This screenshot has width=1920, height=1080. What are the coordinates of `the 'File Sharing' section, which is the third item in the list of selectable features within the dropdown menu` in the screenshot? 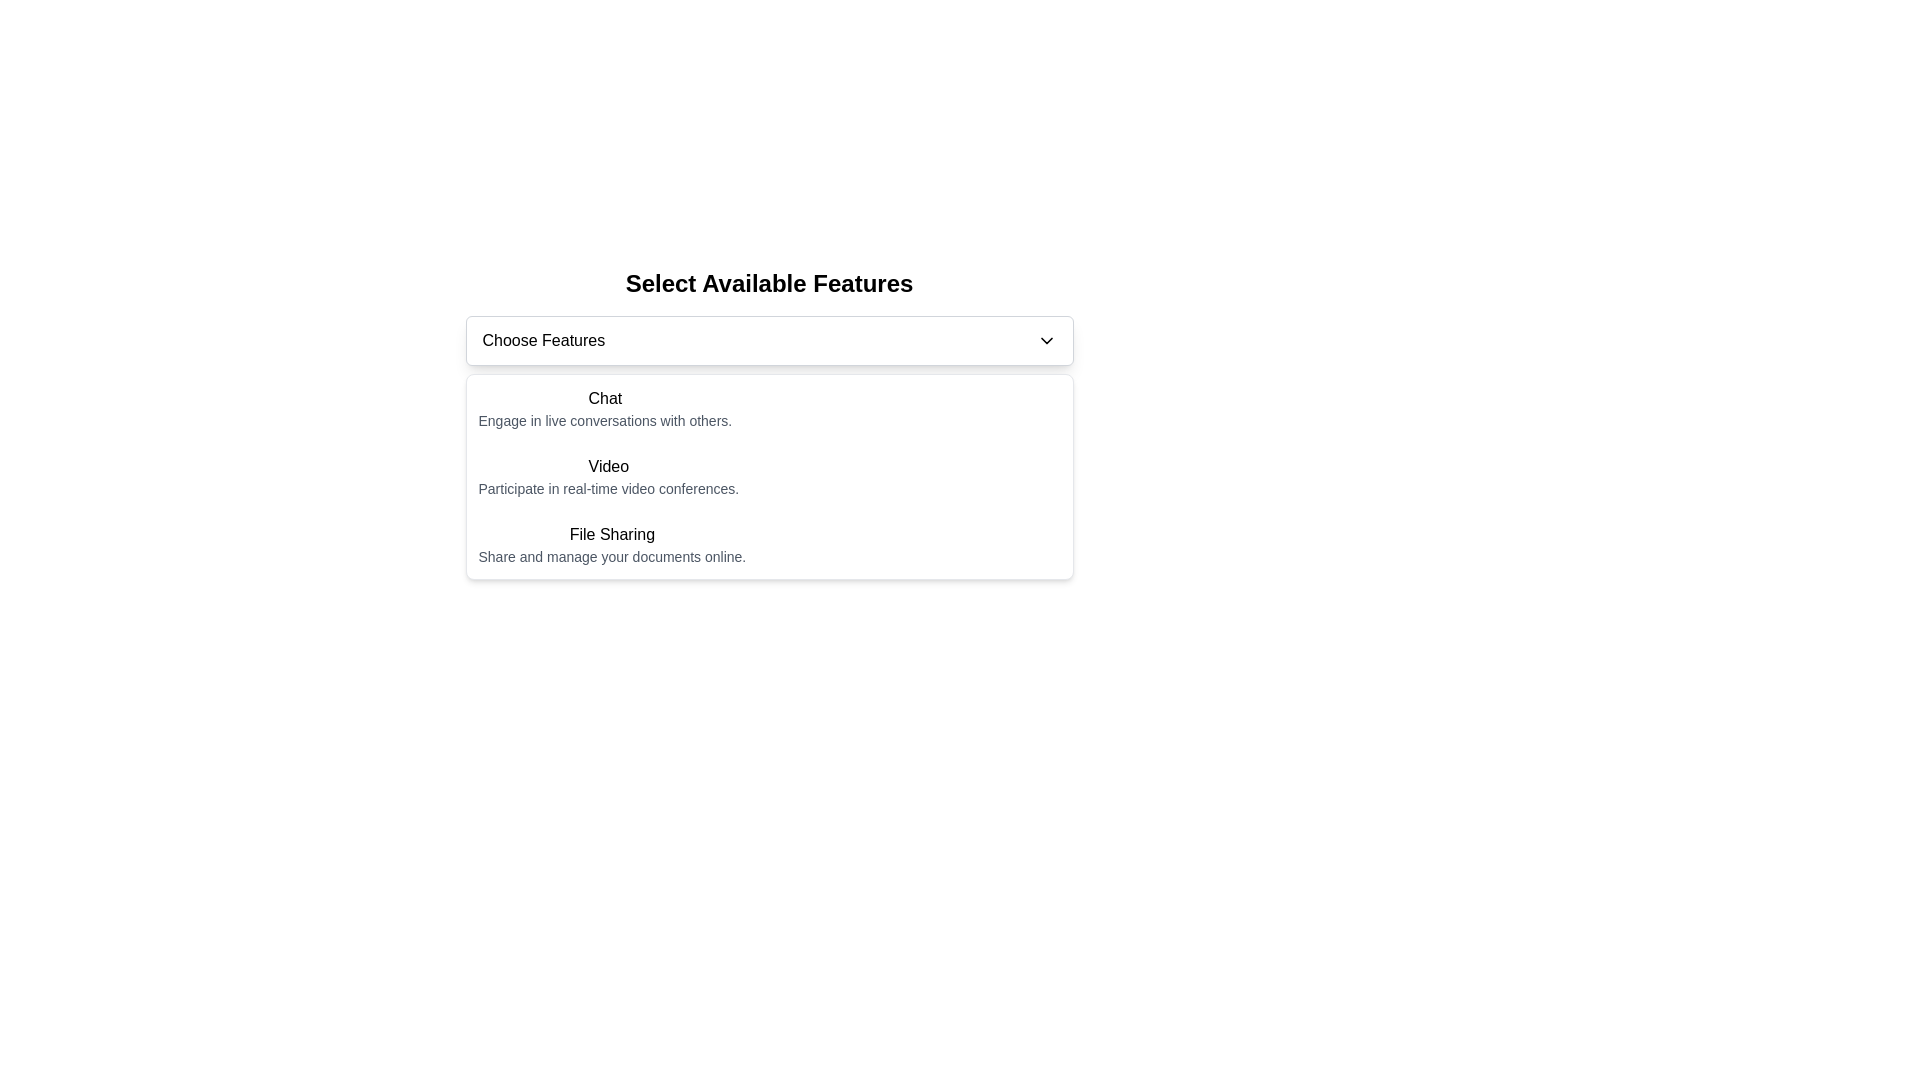 It's located at (768, 544).